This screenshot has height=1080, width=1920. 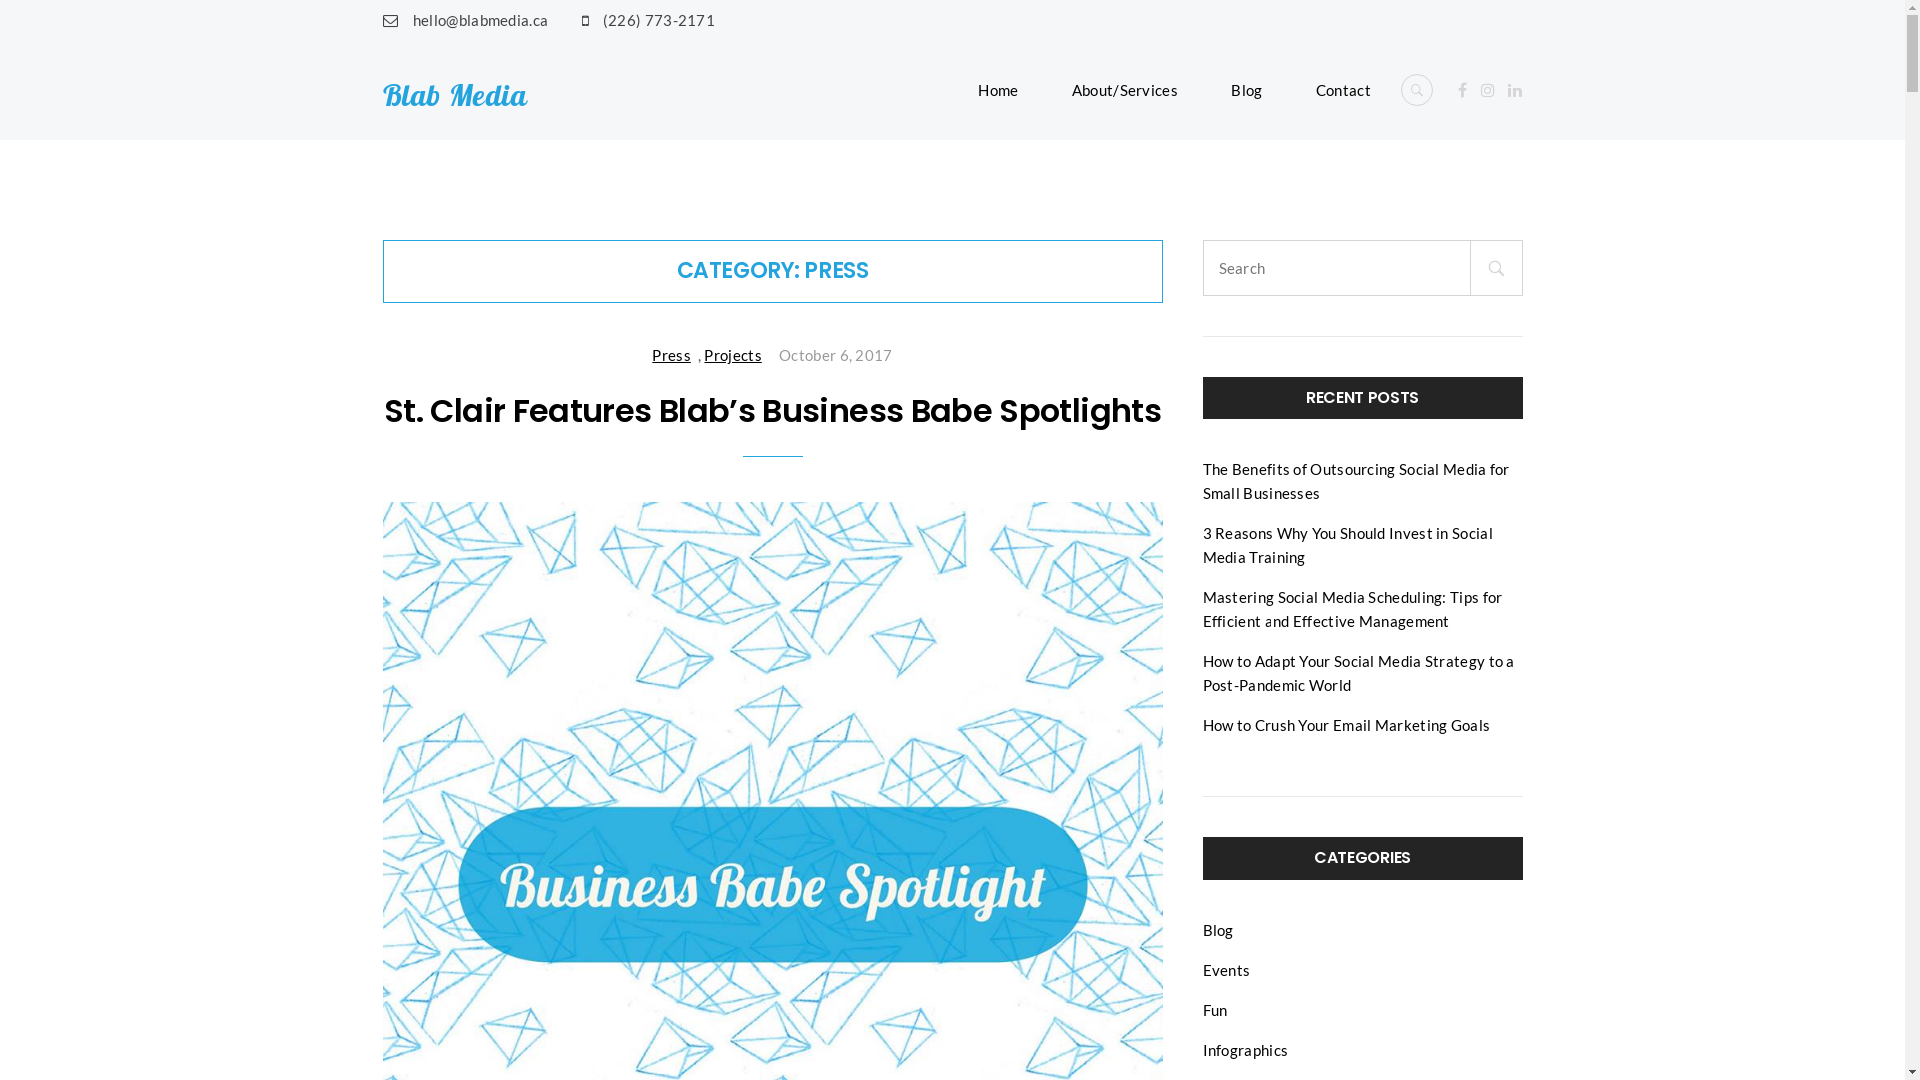 I want to click on 'Events', so click(x=1224, y=968).